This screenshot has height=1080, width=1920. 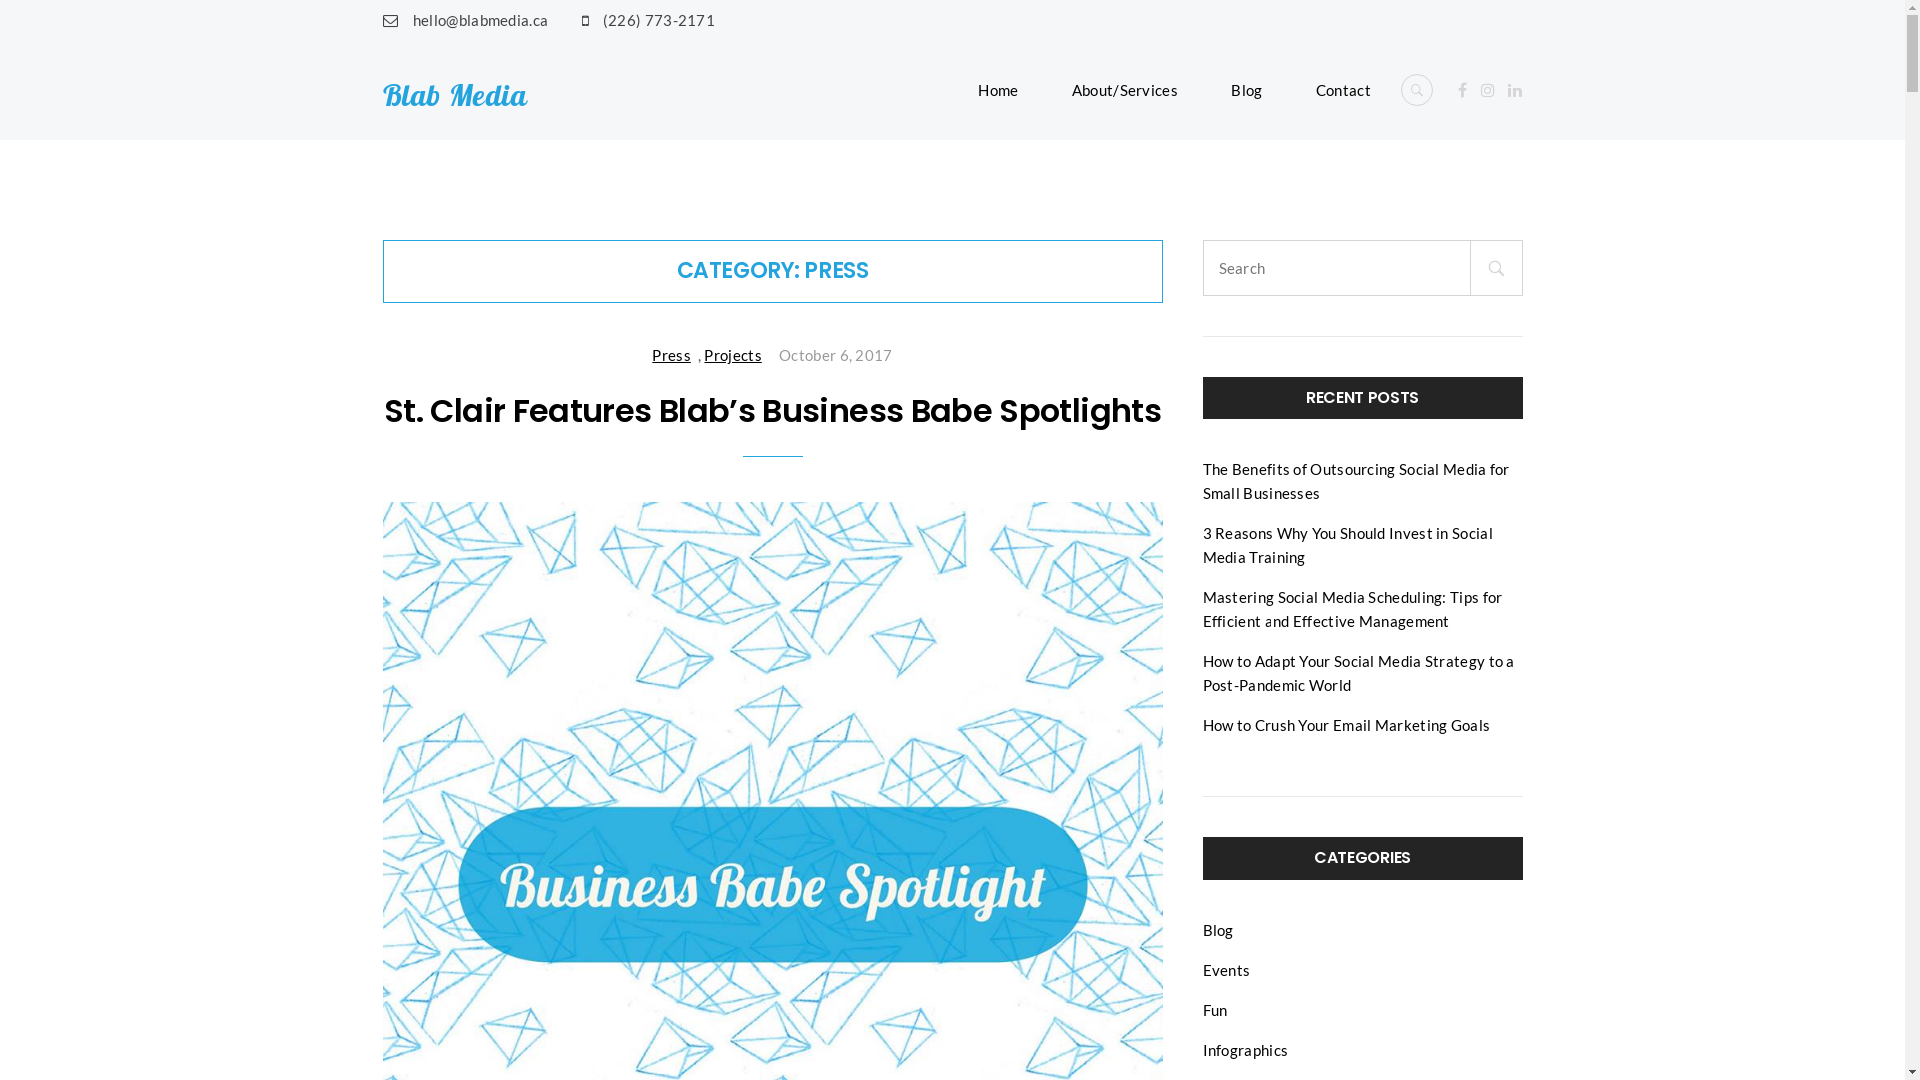 I want to click on 'Events', so click(x=1224, y=968).